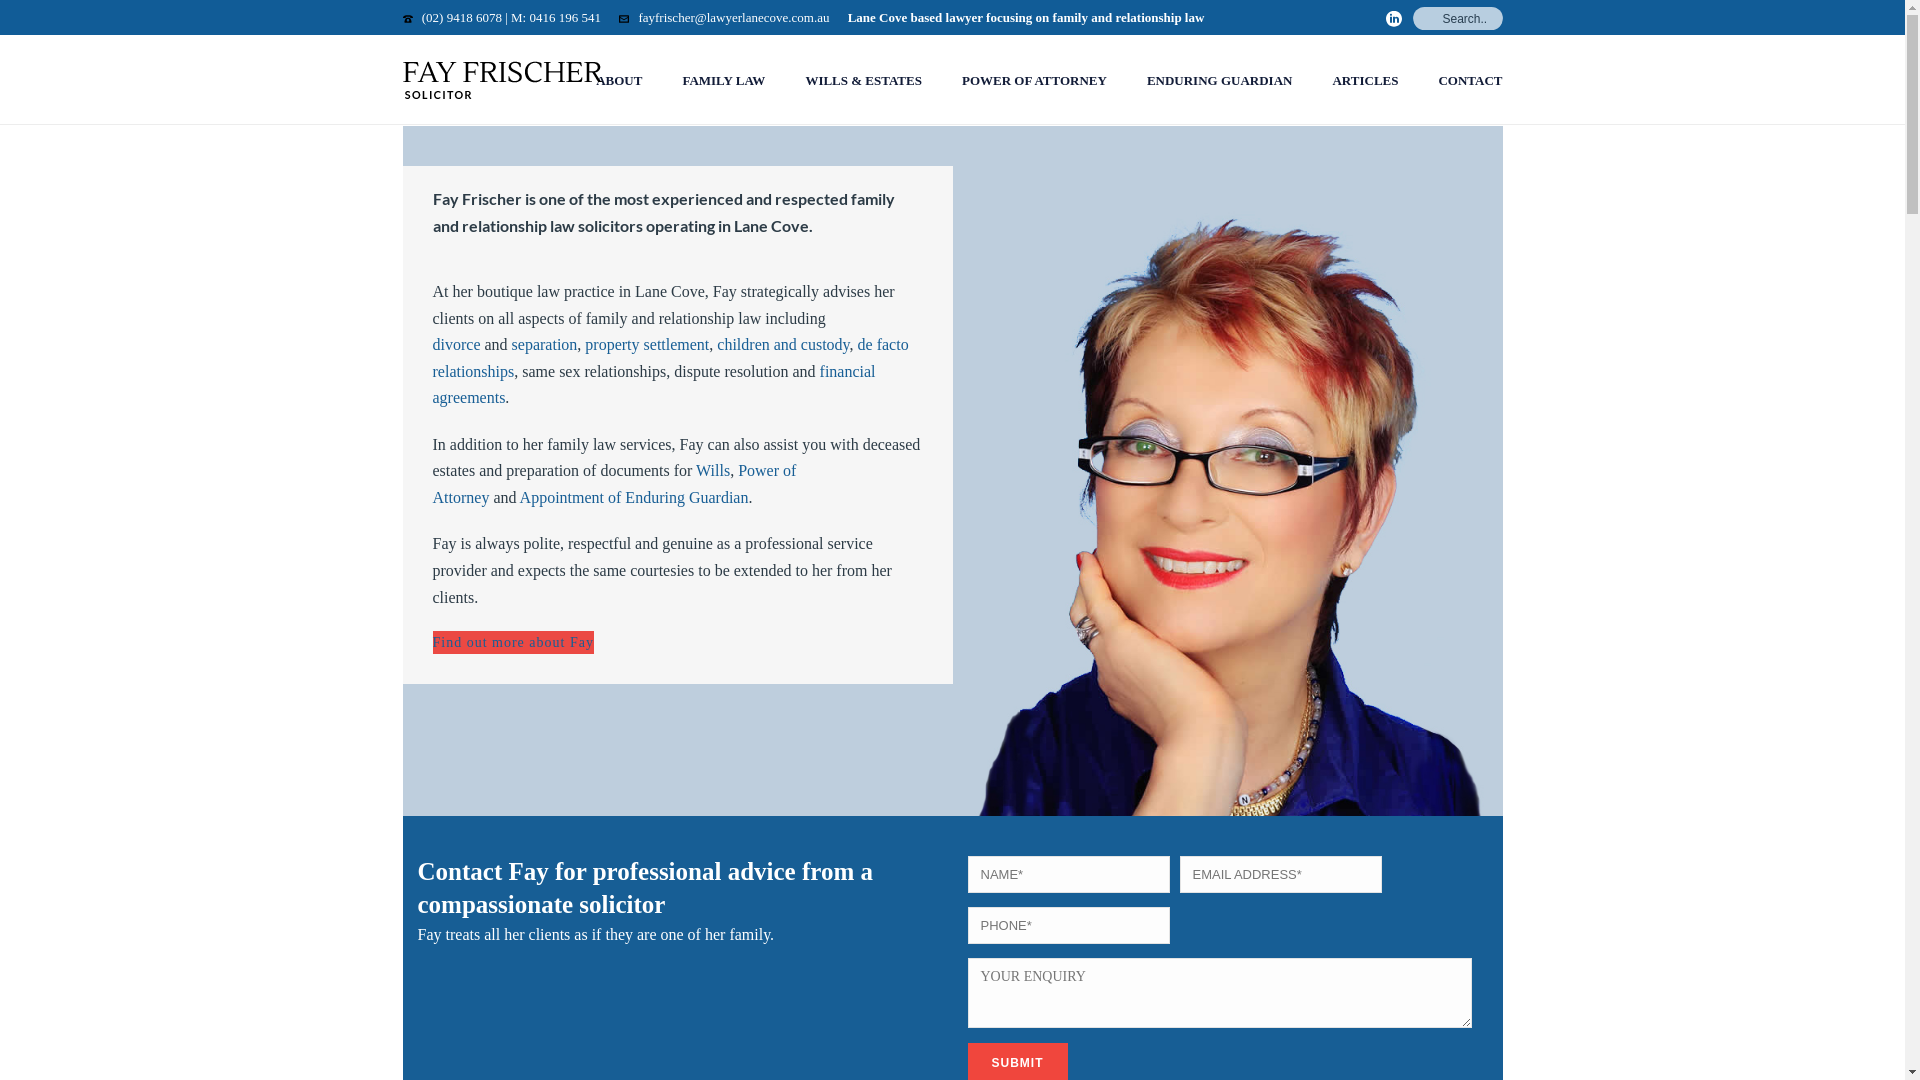 This screenshot has width=1920, height=1080. What do you see at coordinates (502, 79) in the screenshot?
I see `'Sydney based lawyer focusing on family and relationship law'` at bounding box center [502, 79].